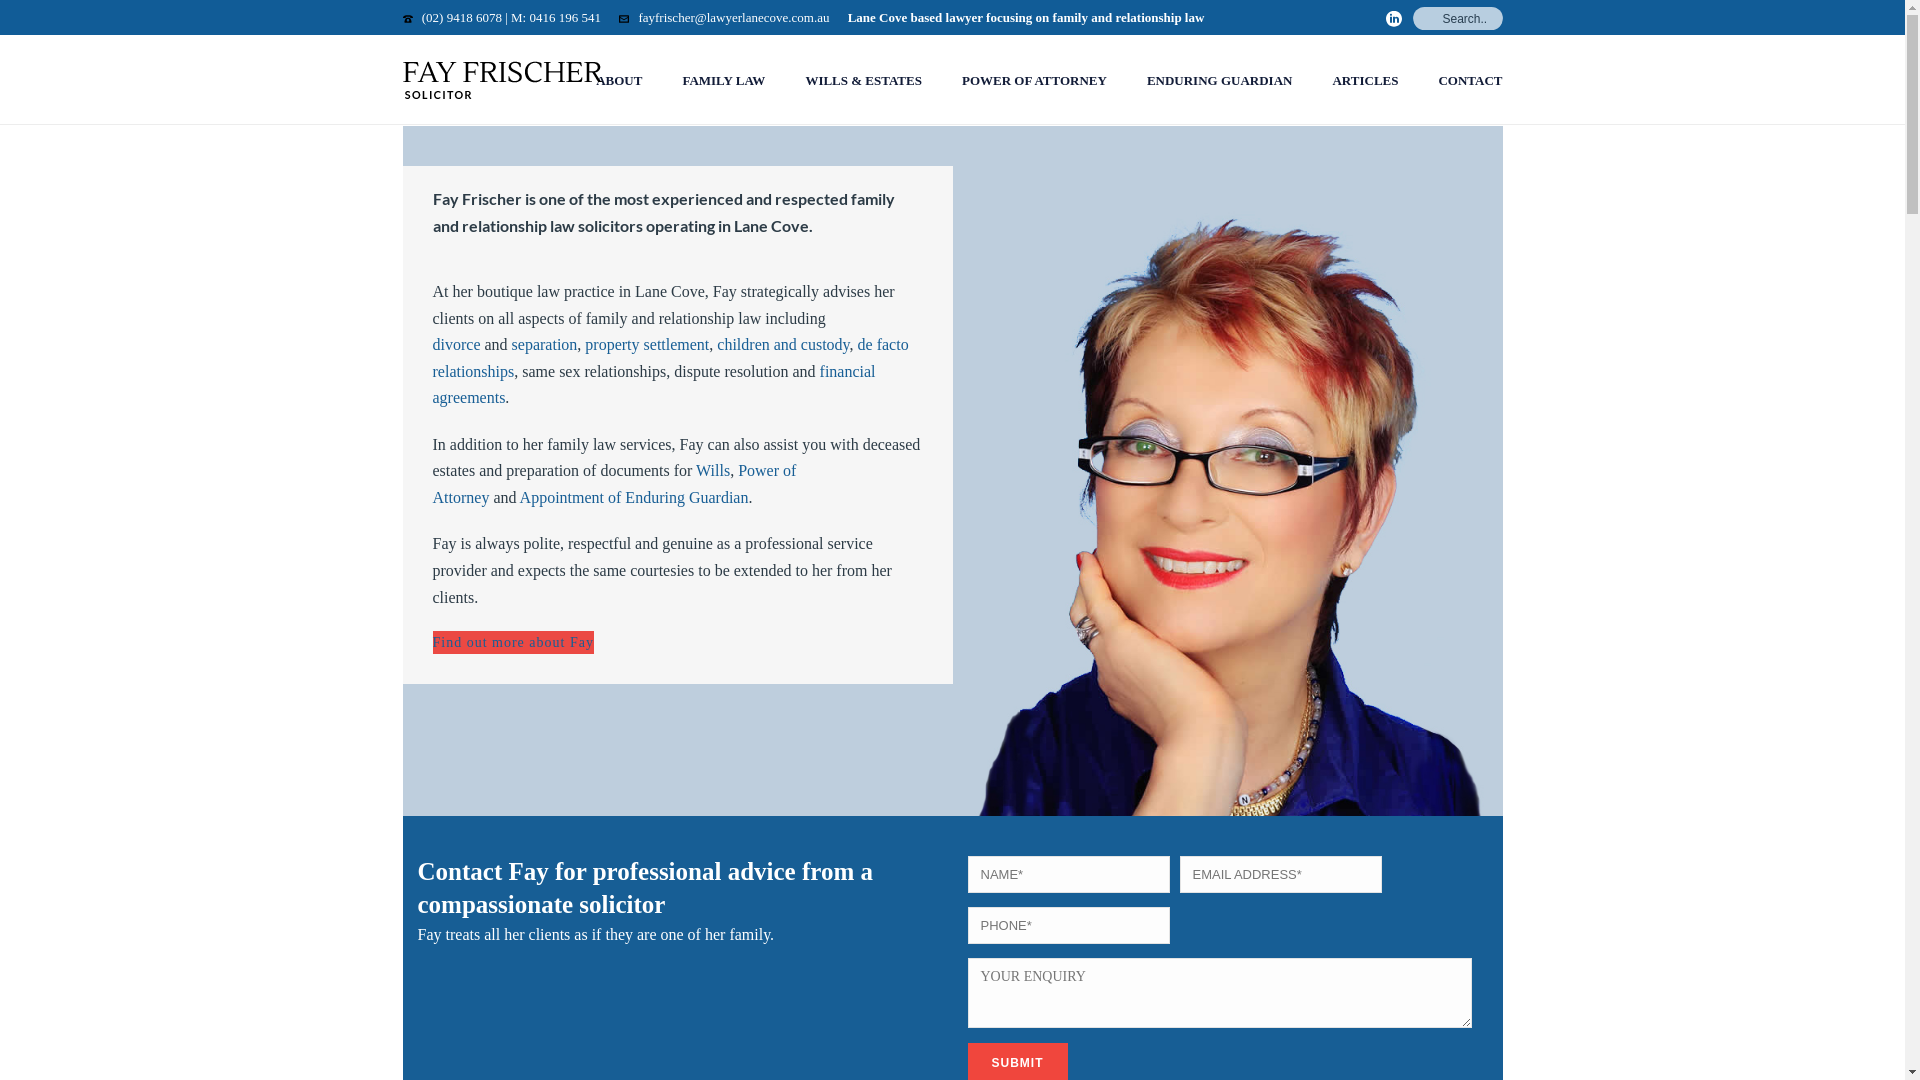 This screenshot has width=1920, height=1080. What do you see at coordinates (502, 79) in the screenshot?
I see `'Sydney based lawyer focusing on family and relationship law'` at bounding box center [502, 79].